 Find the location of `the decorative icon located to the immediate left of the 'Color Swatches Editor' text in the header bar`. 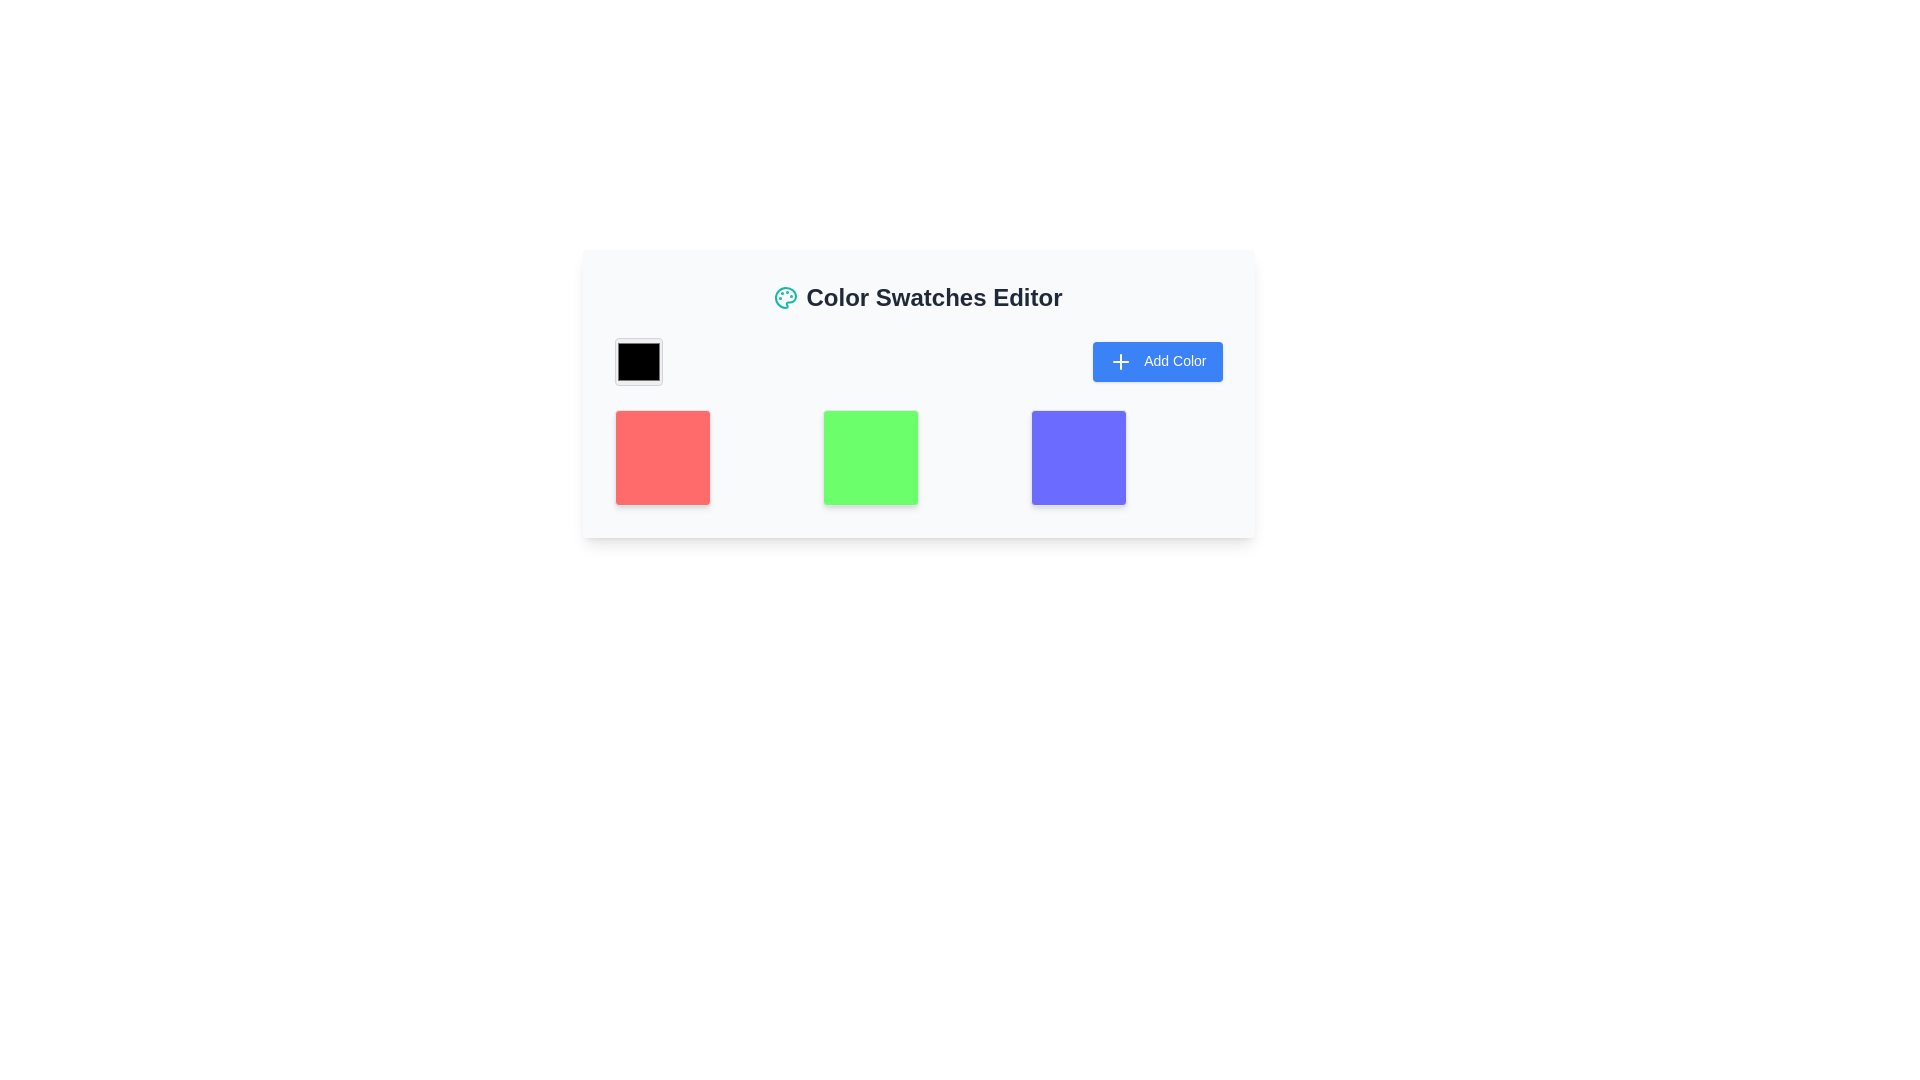

the decorative icon located to the immediate left of the 'Color Swatches Editor' text in the header bar is located at coordinates (785, 297).